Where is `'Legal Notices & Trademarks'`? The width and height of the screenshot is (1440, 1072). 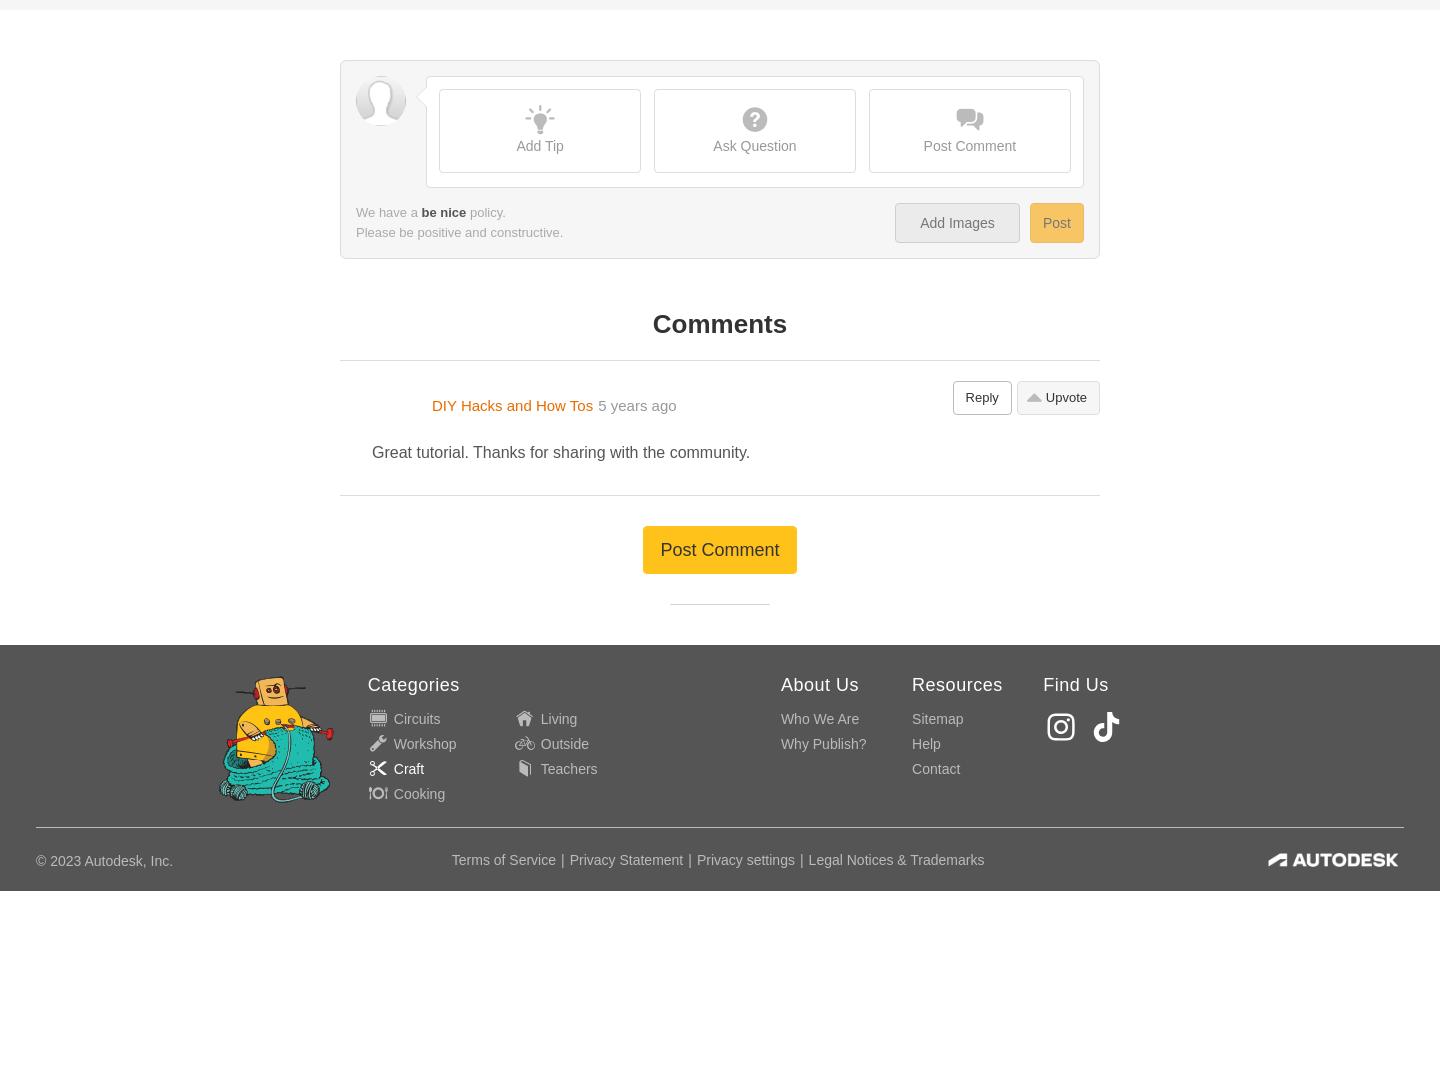
'Legal Notices & Trademarks' is located at coordinates (894, 398).